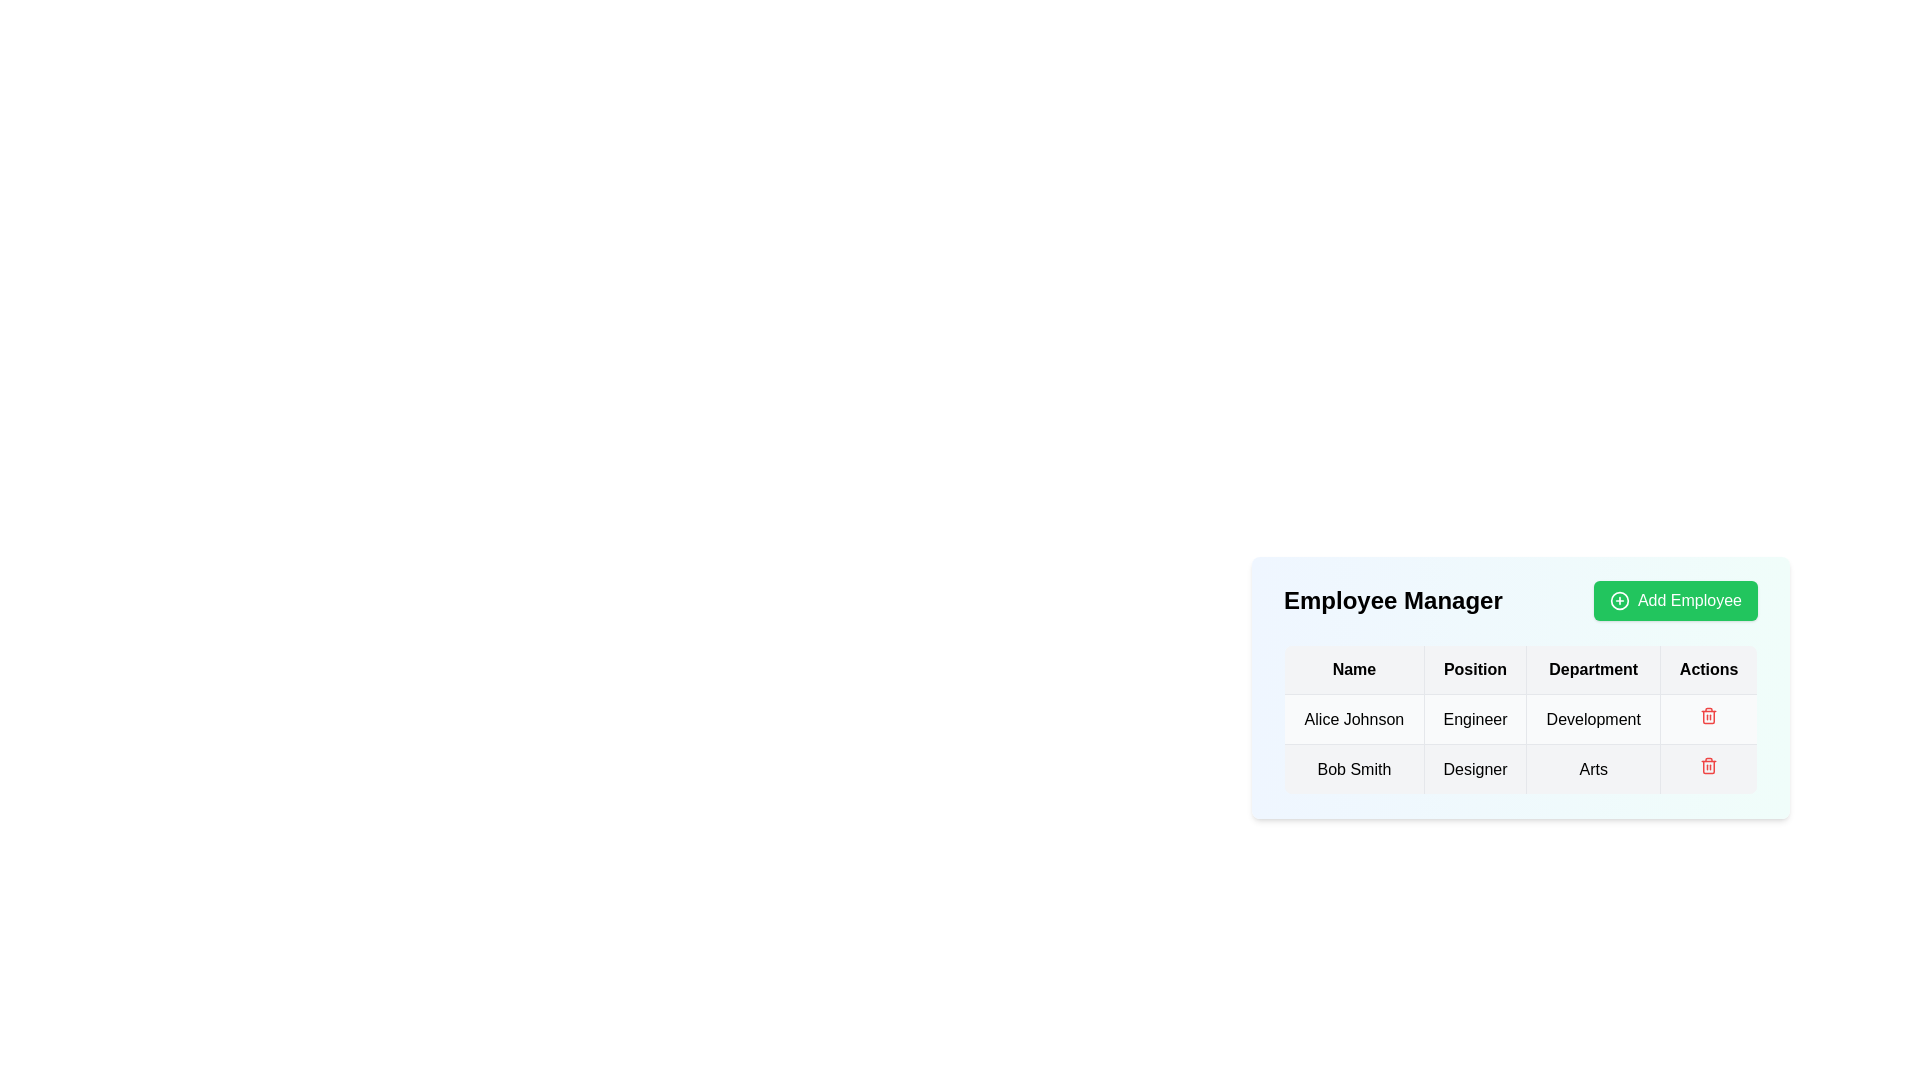 The width and height of the screenshot is (1920, 1080). Describe the element at coordinates (1592, 768) in the screenshot. I see `the static text cell indicating the department 'Arts' associated with 'Bob Smith' in the 'Employee Manager' table` at that location.